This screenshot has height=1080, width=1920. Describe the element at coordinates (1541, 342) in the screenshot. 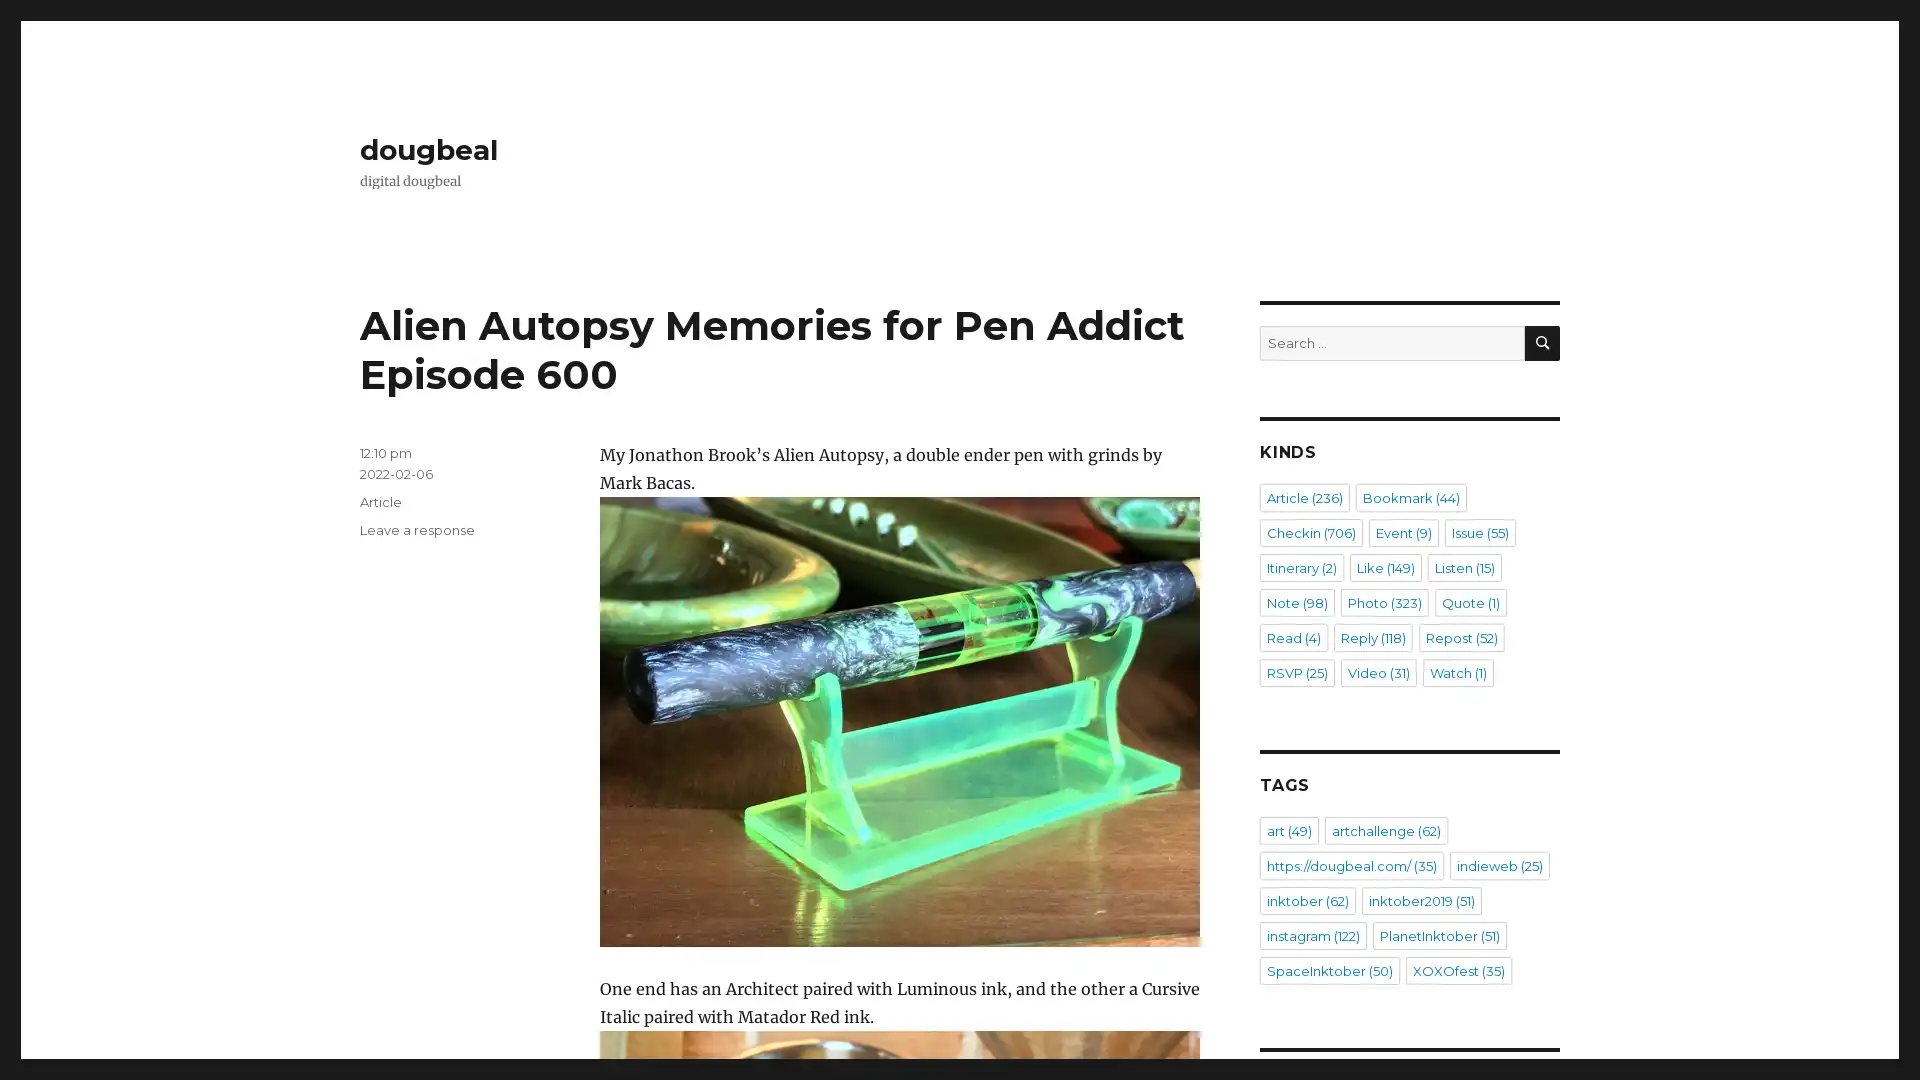

I see `SEARCH` at that location.